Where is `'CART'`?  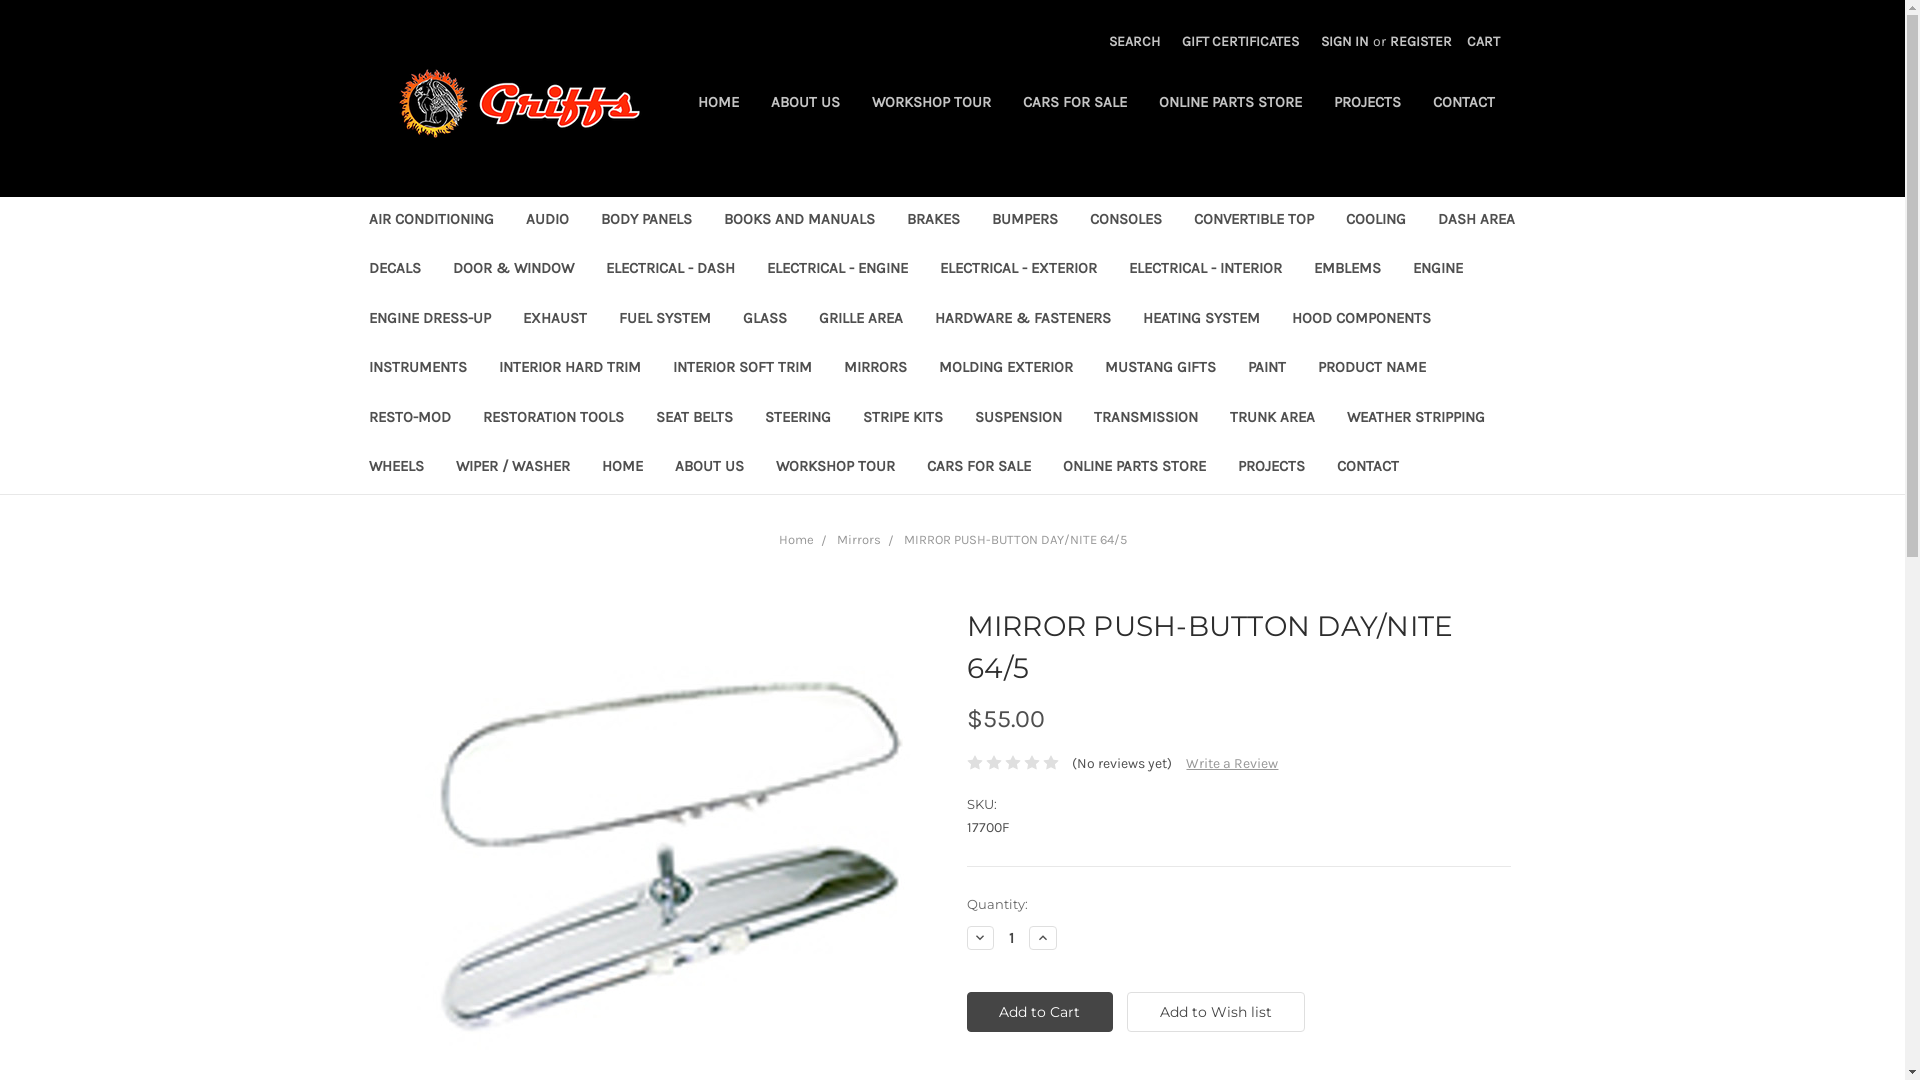 'CART' is located at coordinates (1483, 41).